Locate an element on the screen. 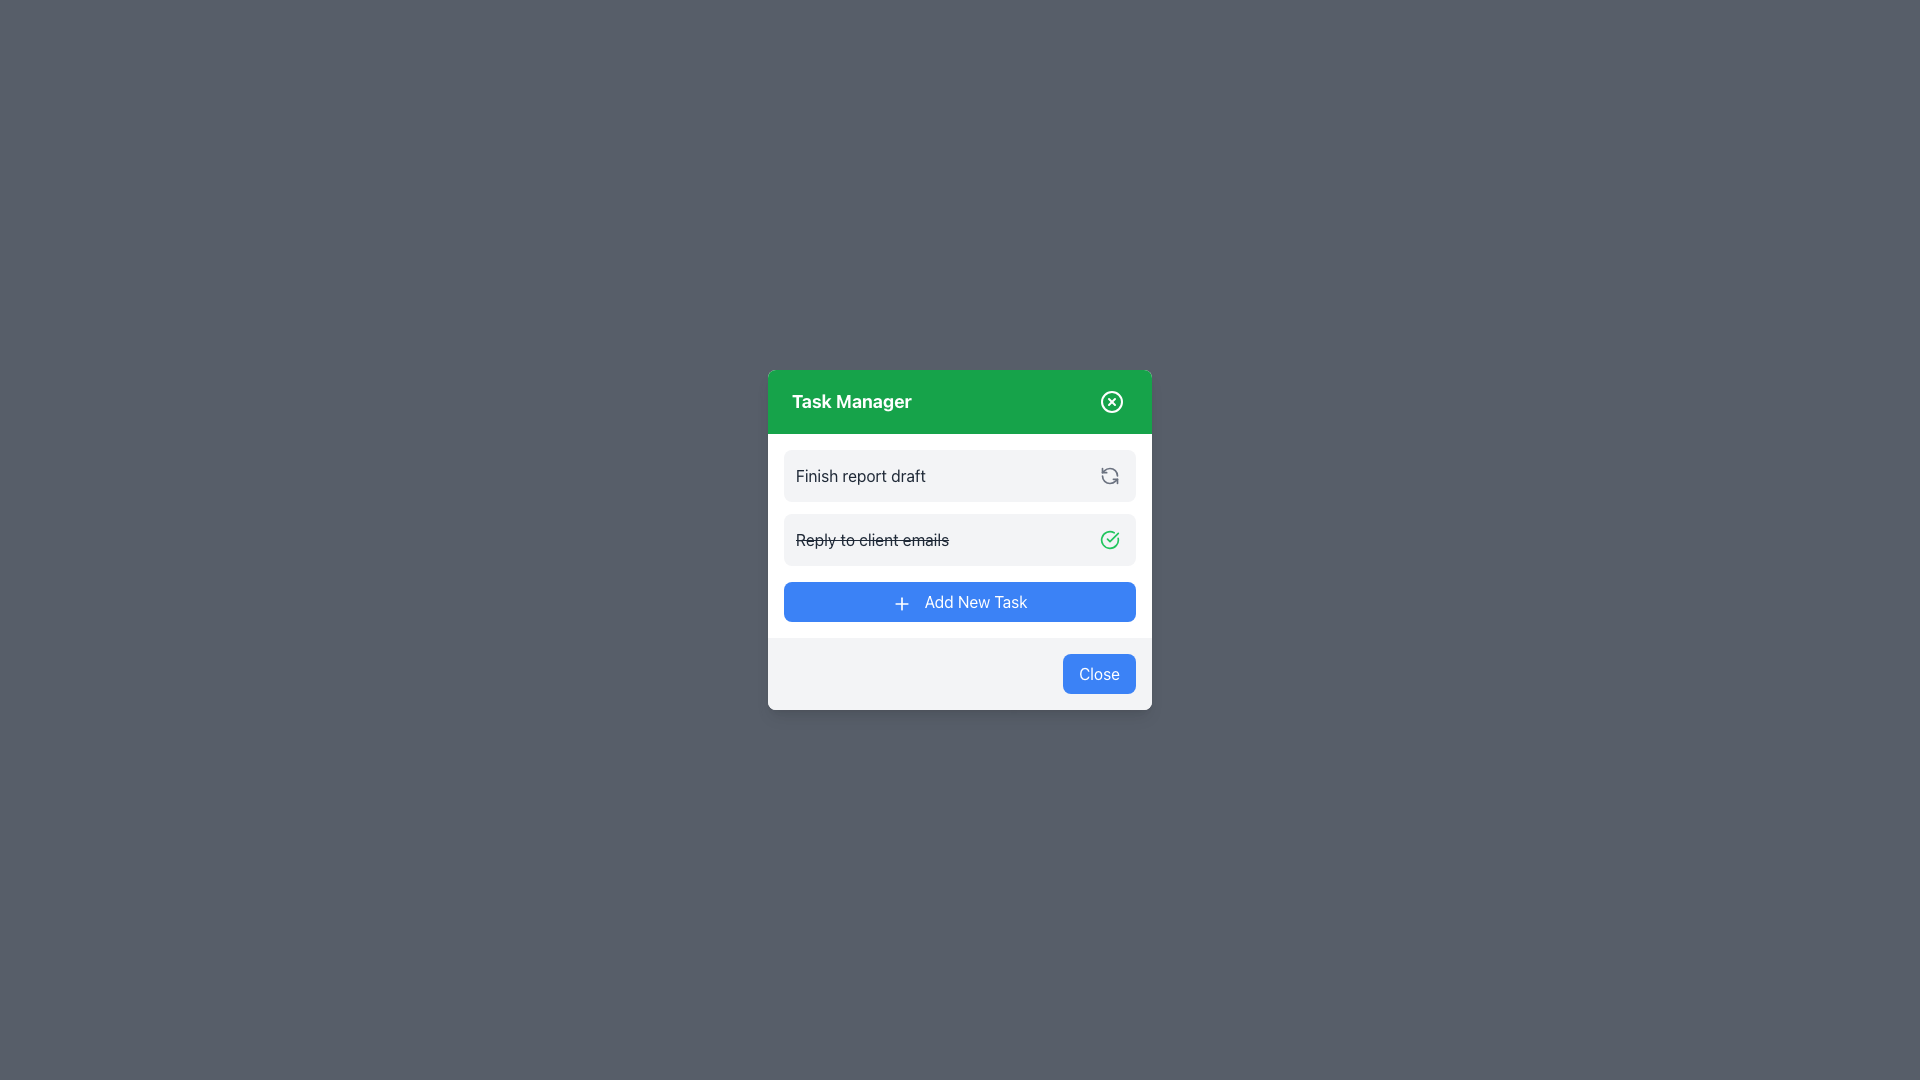 This screenshot has width=1920, height=1080. the SVG icon resembling a plus symbol located at the left side of the 'Add New Task' button is located at coordinates (901, 602).